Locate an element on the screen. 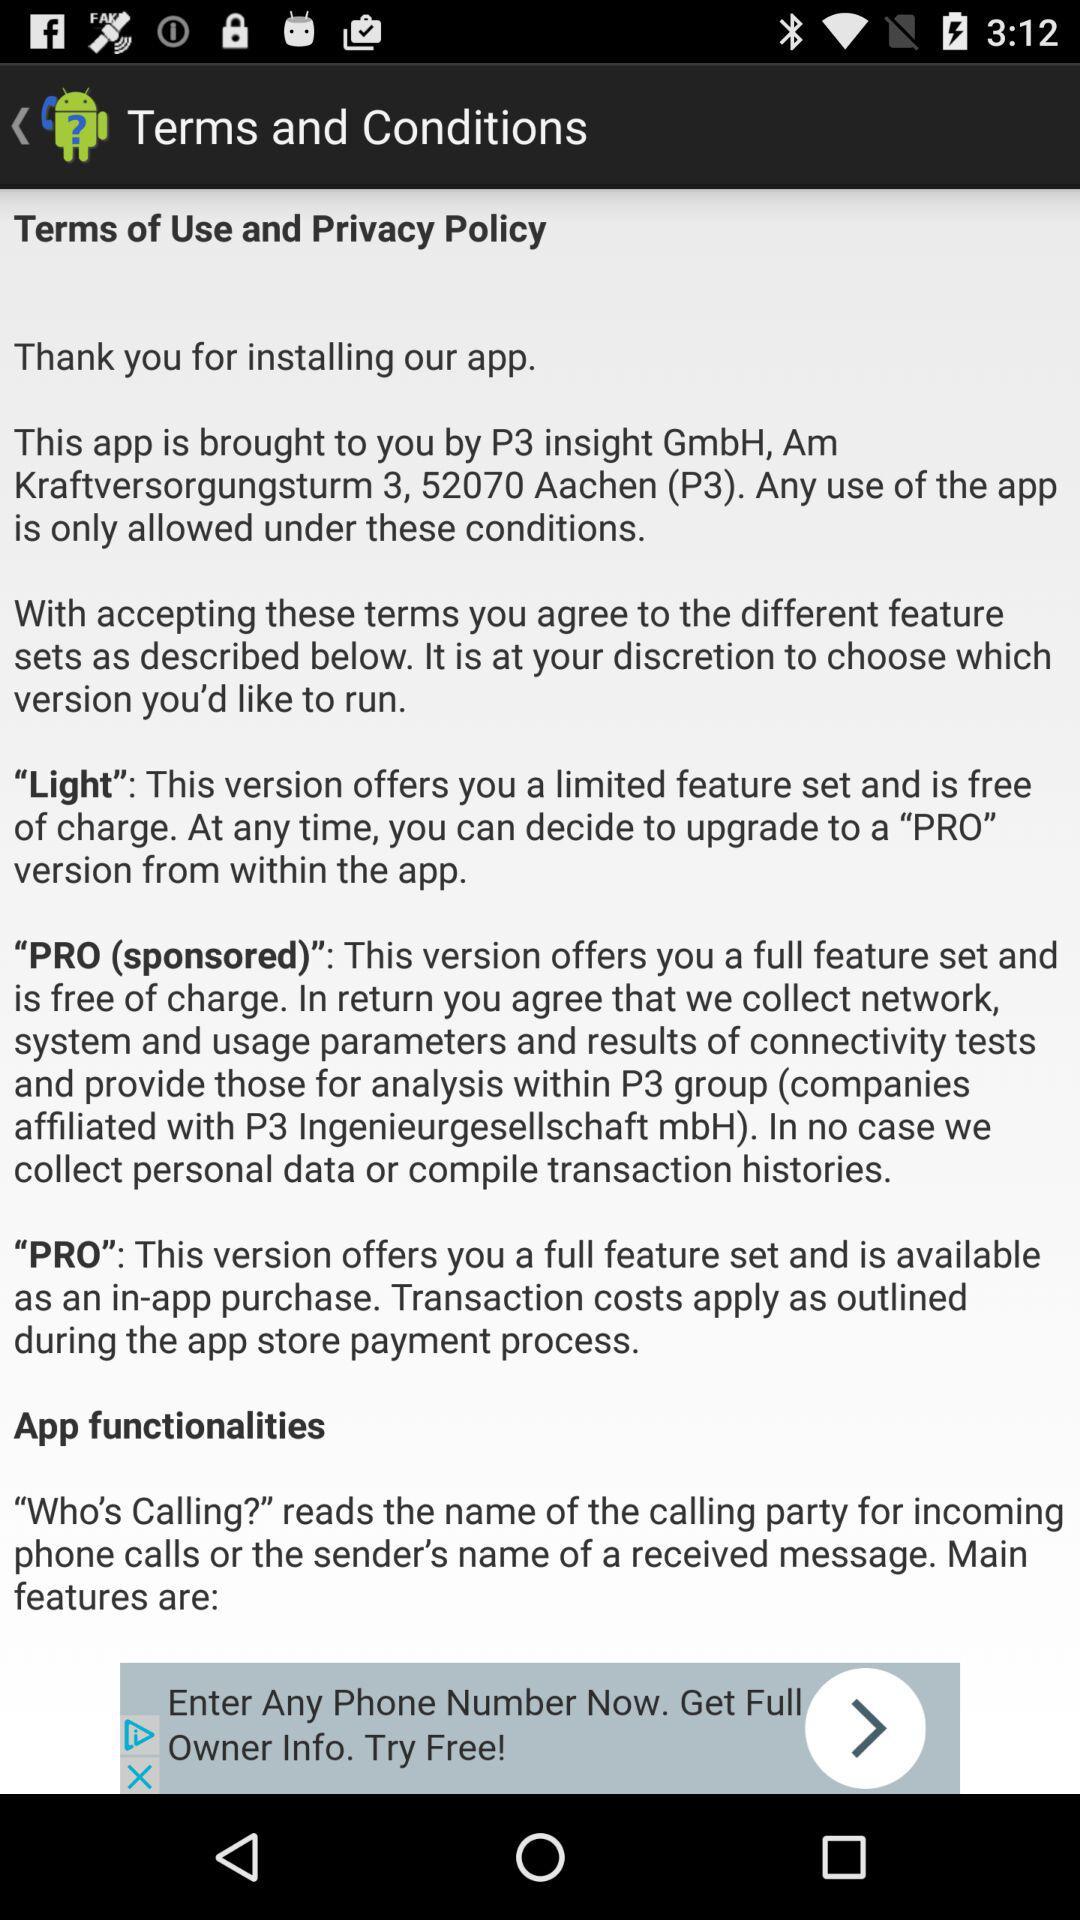 This screenshot has width=1080, height=1920. advertisement link is located at coordinates (540, 1727).